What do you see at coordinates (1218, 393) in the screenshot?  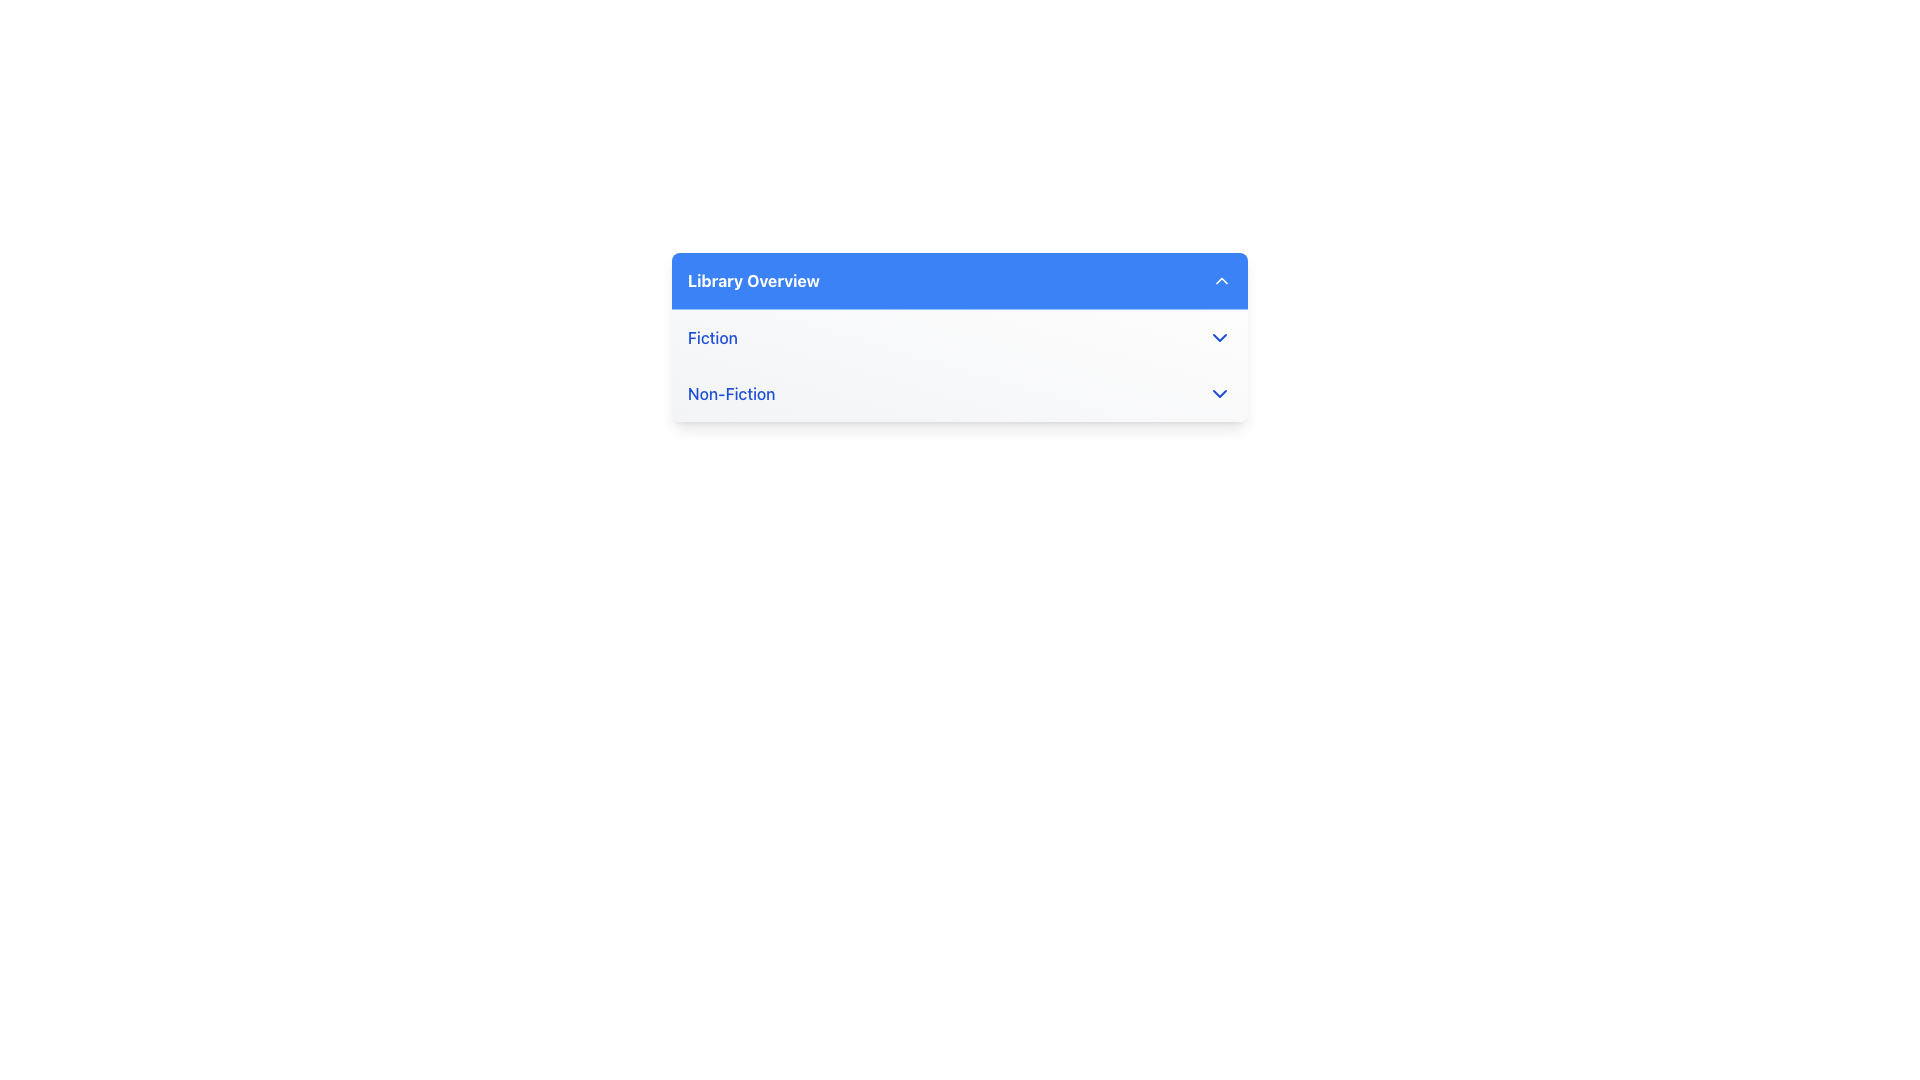 I see `the downward-pointing chevron SVG icon located within the 'Non-Fiction' section for additional visual feedback` at bounding box center [1218, 393].